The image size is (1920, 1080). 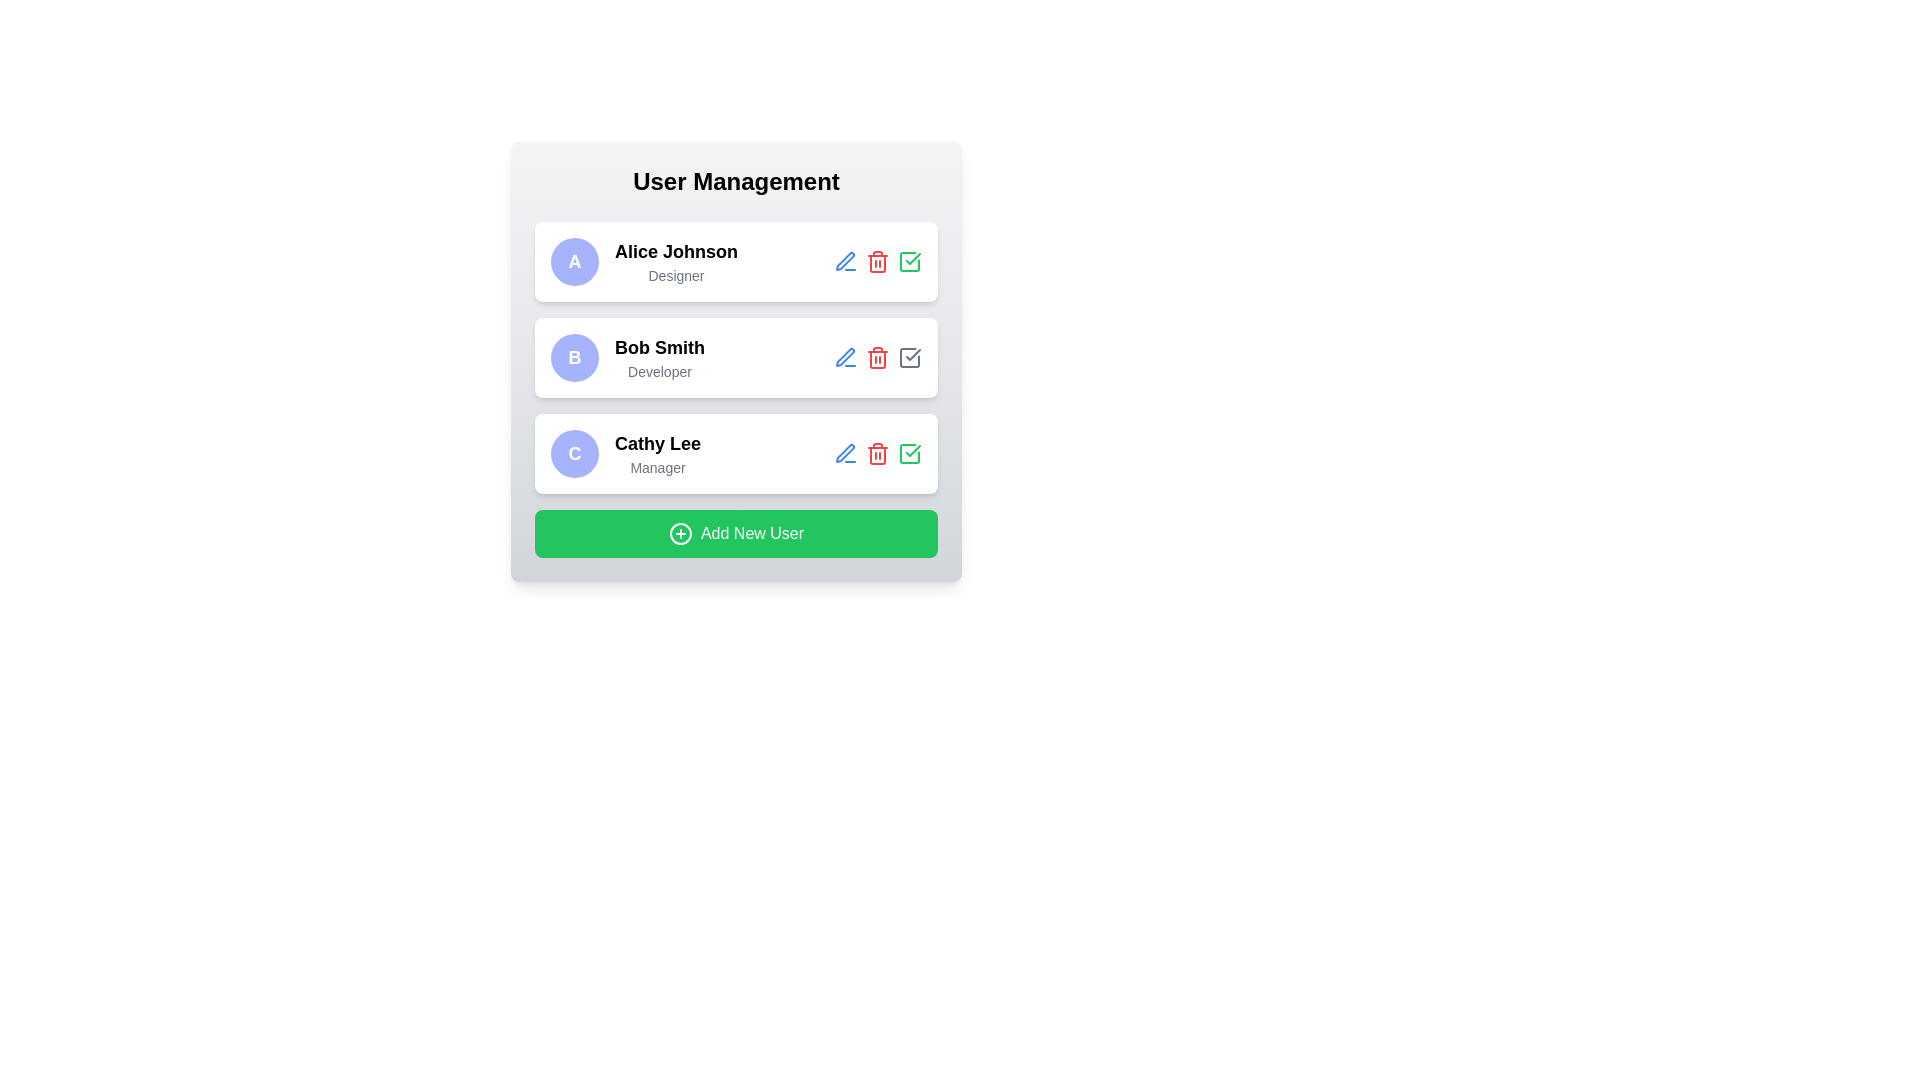 What do you see at coordinates (676, 261) in the screenshot?
I see `the Text Display element for 'Alice Johnson', which includes the subtitle 'Designer', located` at bounding box center [676, 261].